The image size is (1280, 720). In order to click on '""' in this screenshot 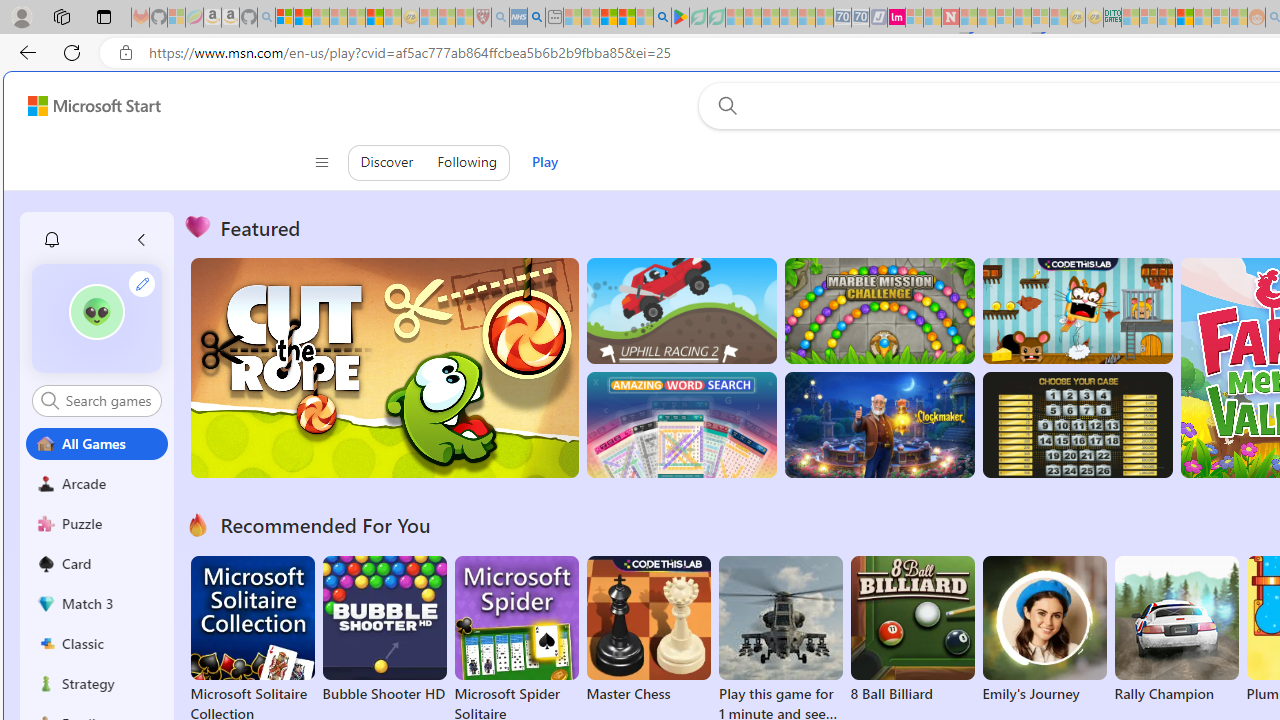, I will do `click(95, 312)`.